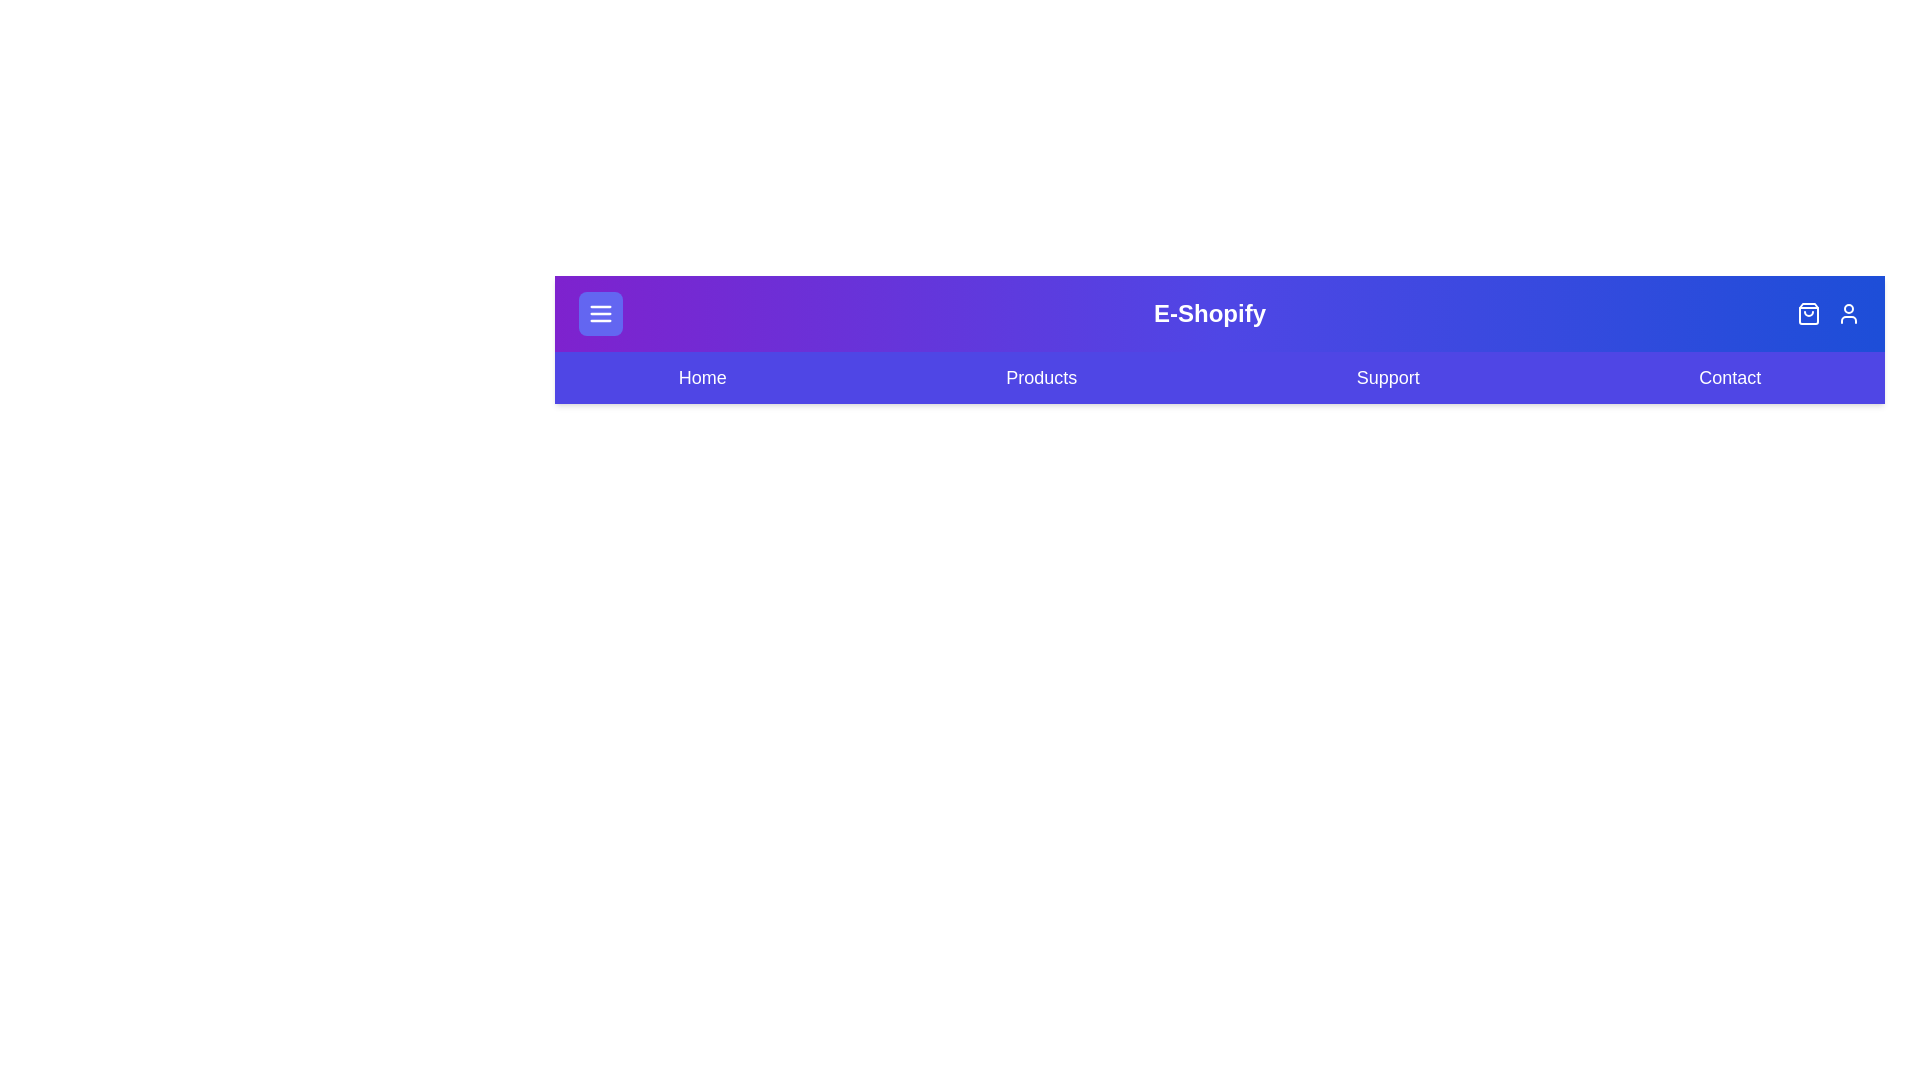 Image resolution: width=1920 pixels, height=1080 pixels. What do you see at coordinates (1728, 378) in the screenshot?
I see `the navigation menu item Contact` at bounding box center [1728, 378].